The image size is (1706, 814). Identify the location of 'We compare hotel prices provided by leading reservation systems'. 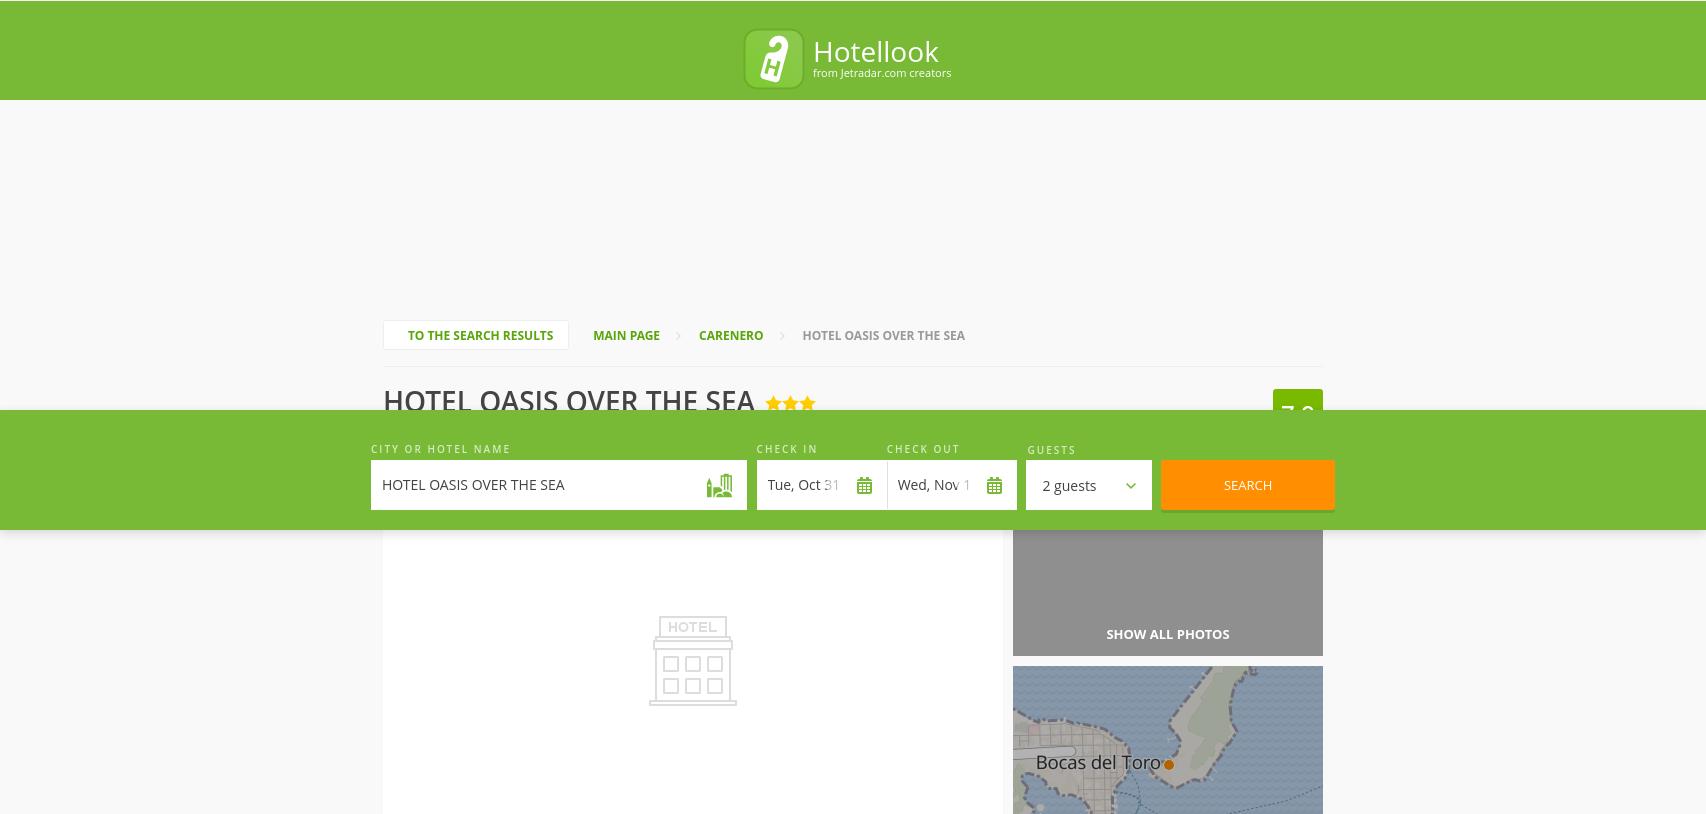
(599, 732).